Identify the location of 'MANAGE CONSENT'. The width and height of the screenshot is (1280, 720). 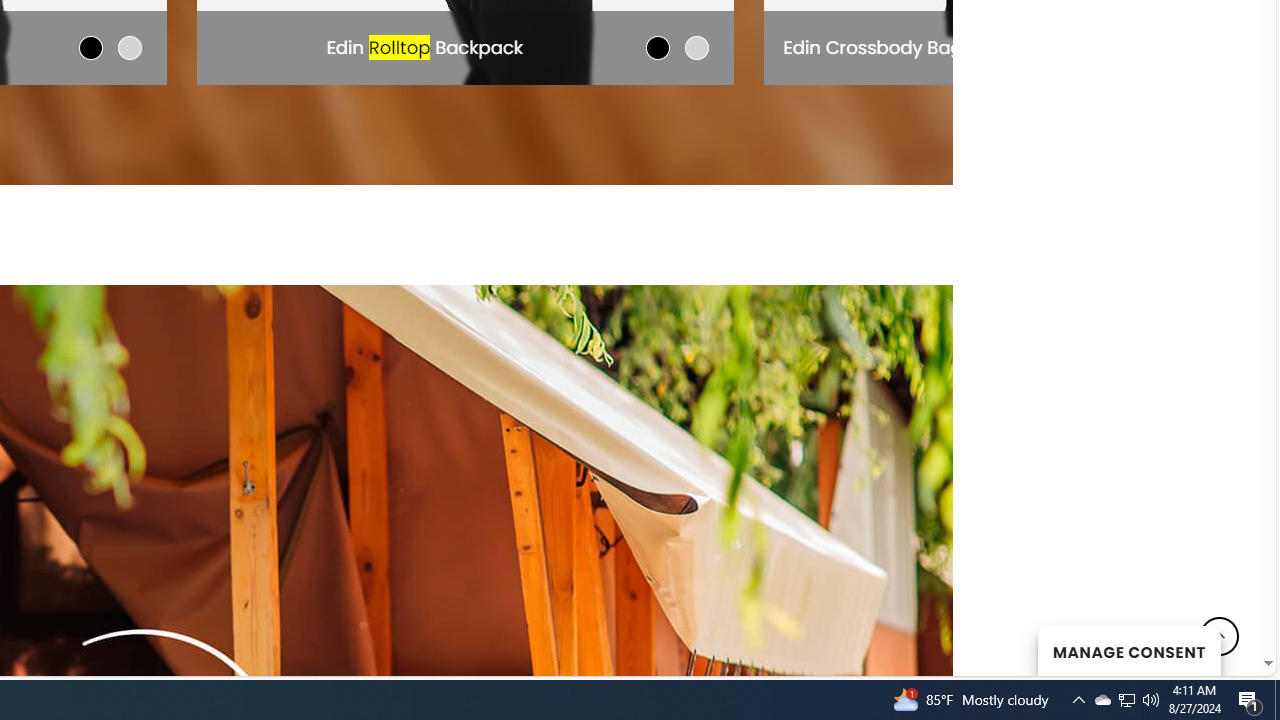
(1128, 650).